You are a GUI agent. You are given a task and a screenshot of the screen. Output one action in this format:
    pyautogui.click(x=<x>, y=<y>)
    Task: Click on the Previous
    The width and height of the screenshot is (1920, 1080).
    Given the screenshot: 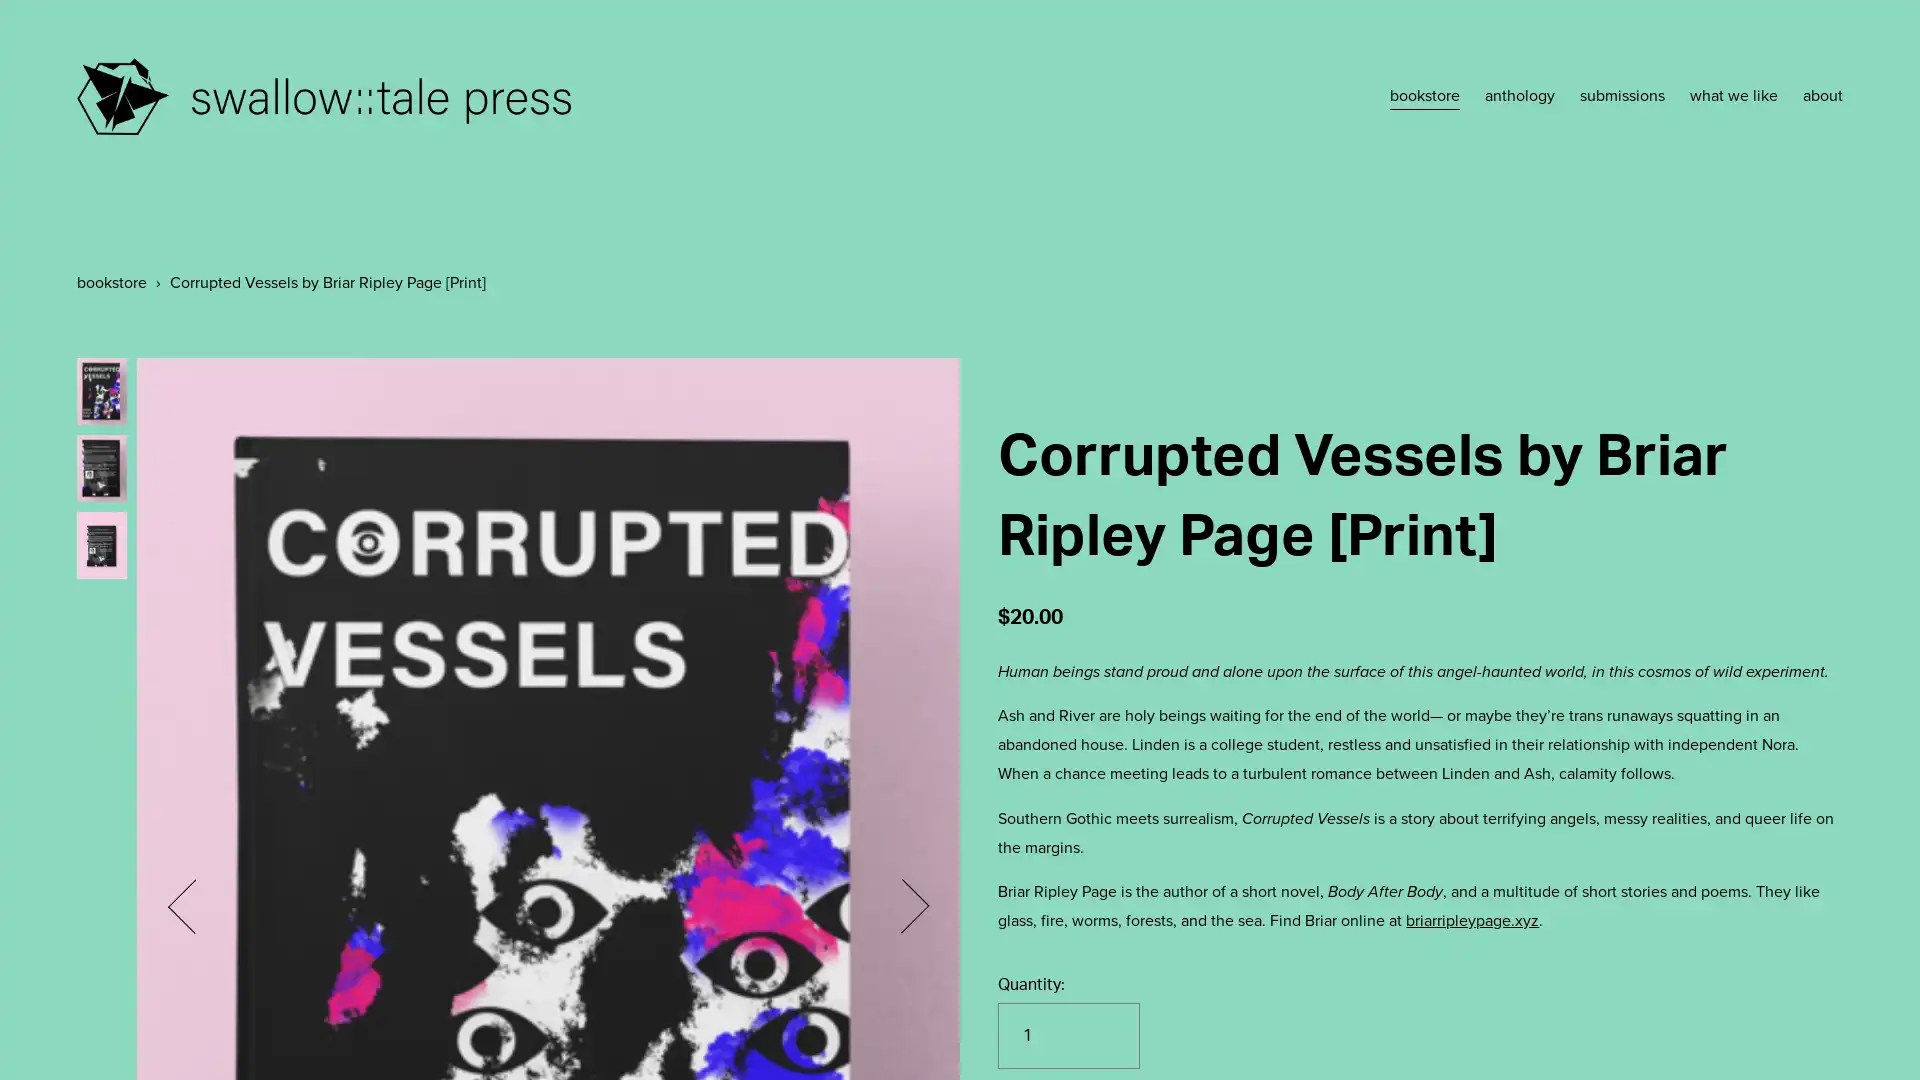 What is the action you would take?
    pyautogui.click(x=193, y=906)
    